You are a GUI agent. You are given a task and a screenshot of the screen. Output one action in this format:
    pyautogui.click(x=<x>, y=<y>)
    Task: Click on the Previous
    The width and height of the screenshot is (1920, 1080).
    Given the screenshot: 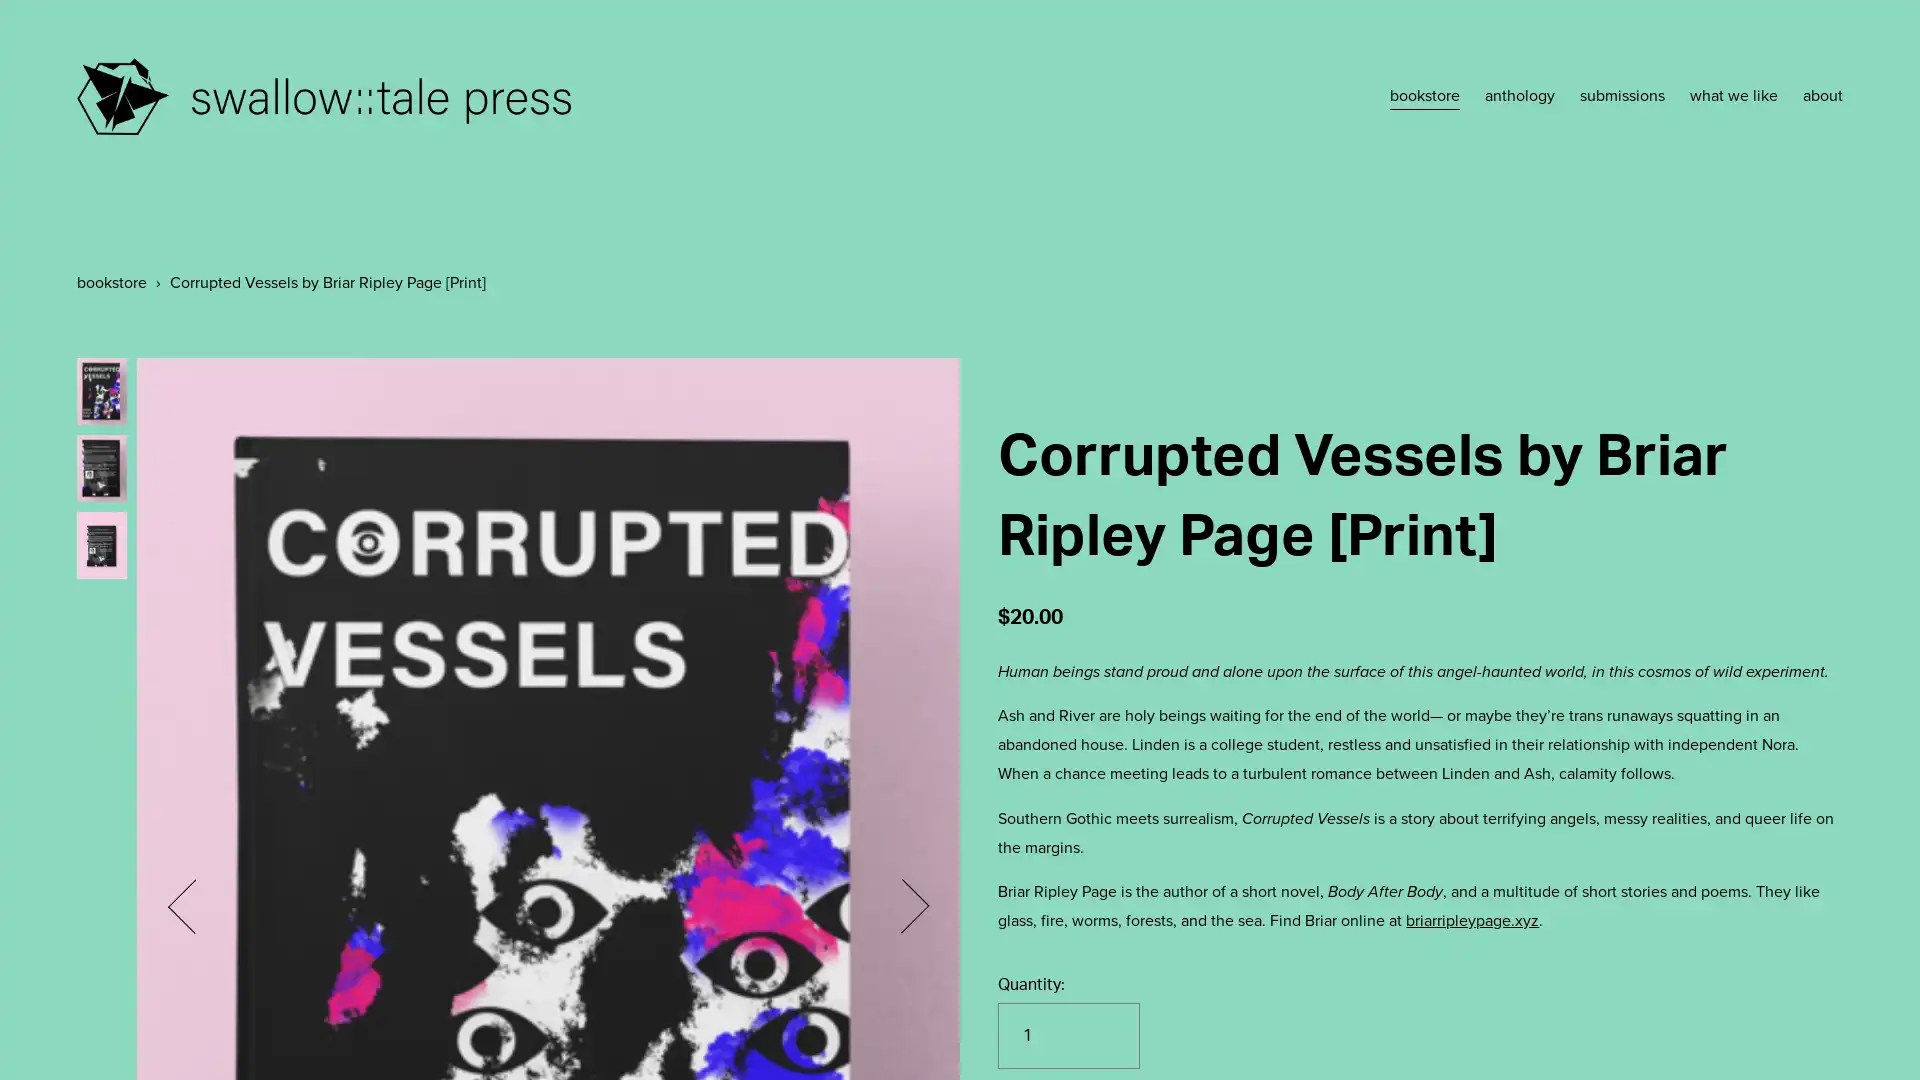 What is the action you would take?
    pyautogui.click(x=193, y=906)
    